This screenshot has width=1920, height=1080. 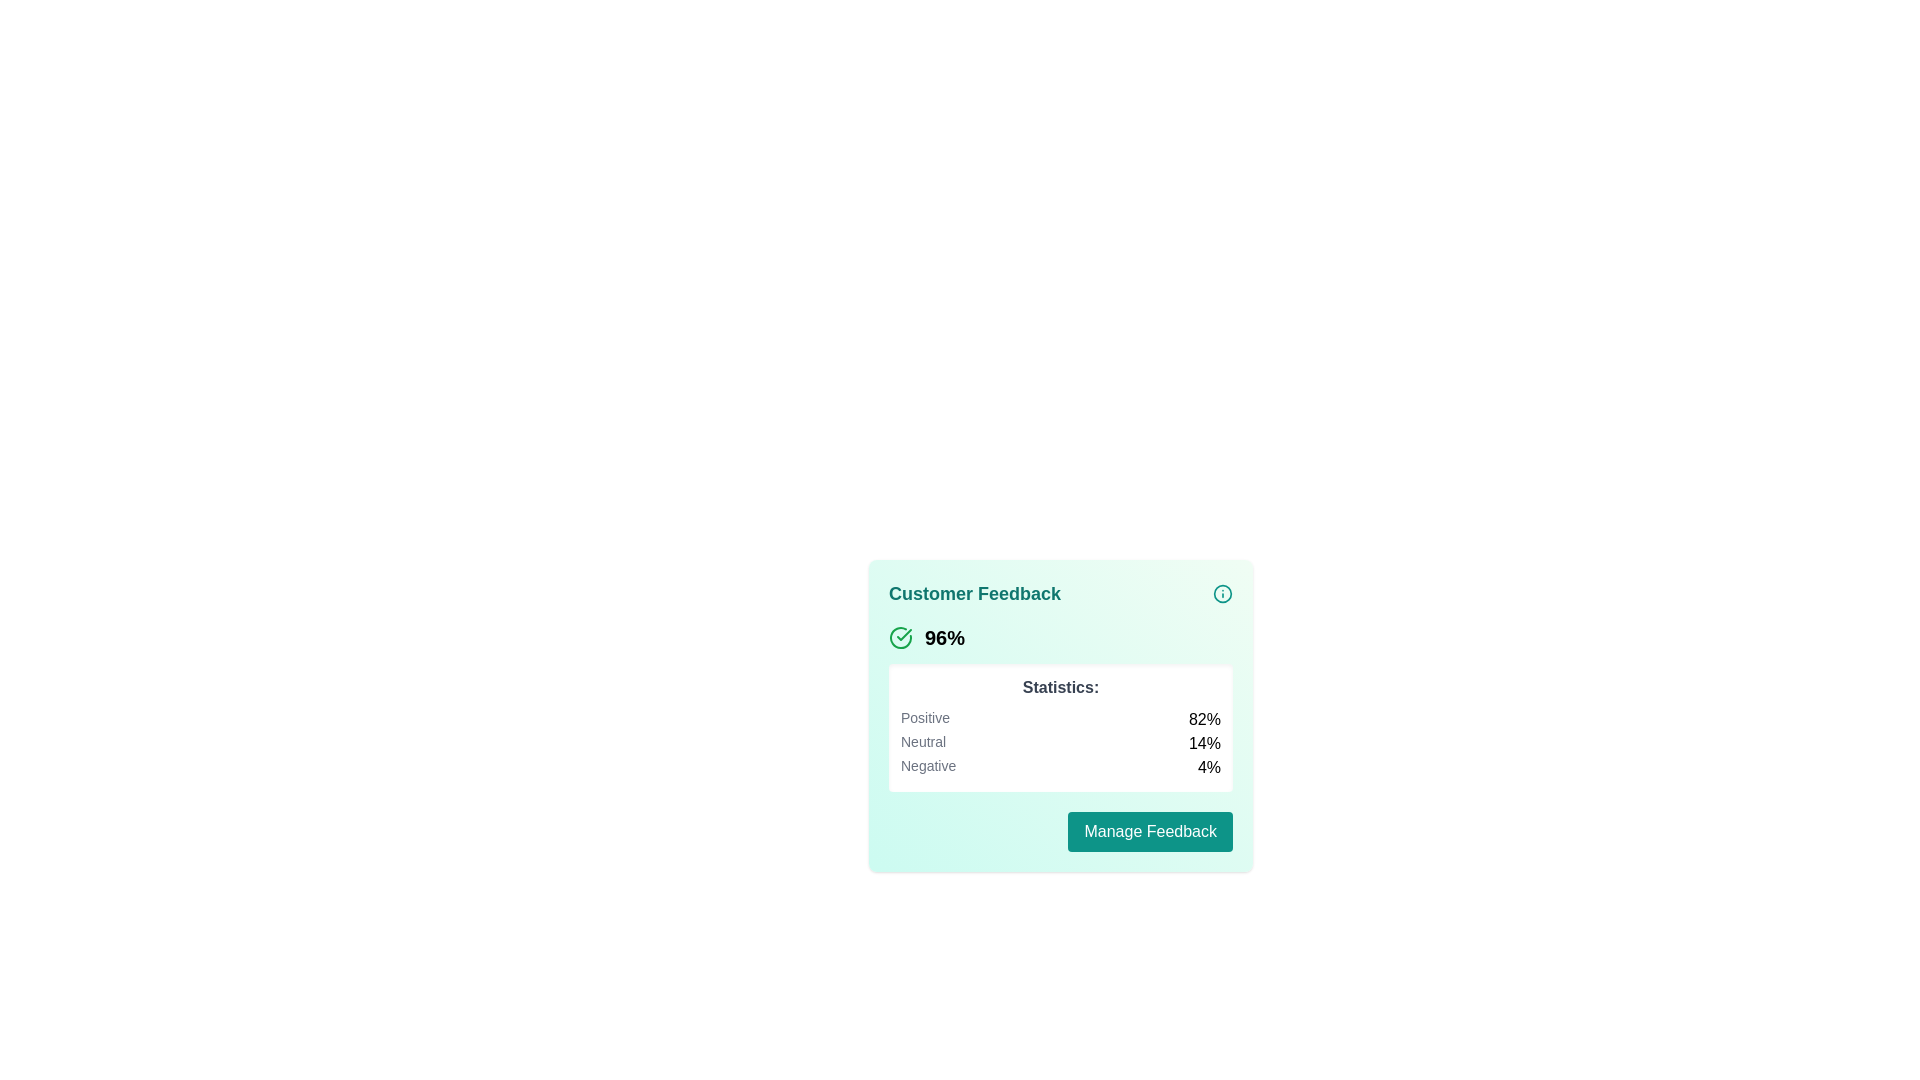 I want to click on the percentage text displaying neutral responses located to the right of the 'Neutral' label in the statistics area of the feedback card interface, so click(x=1203, y=744).